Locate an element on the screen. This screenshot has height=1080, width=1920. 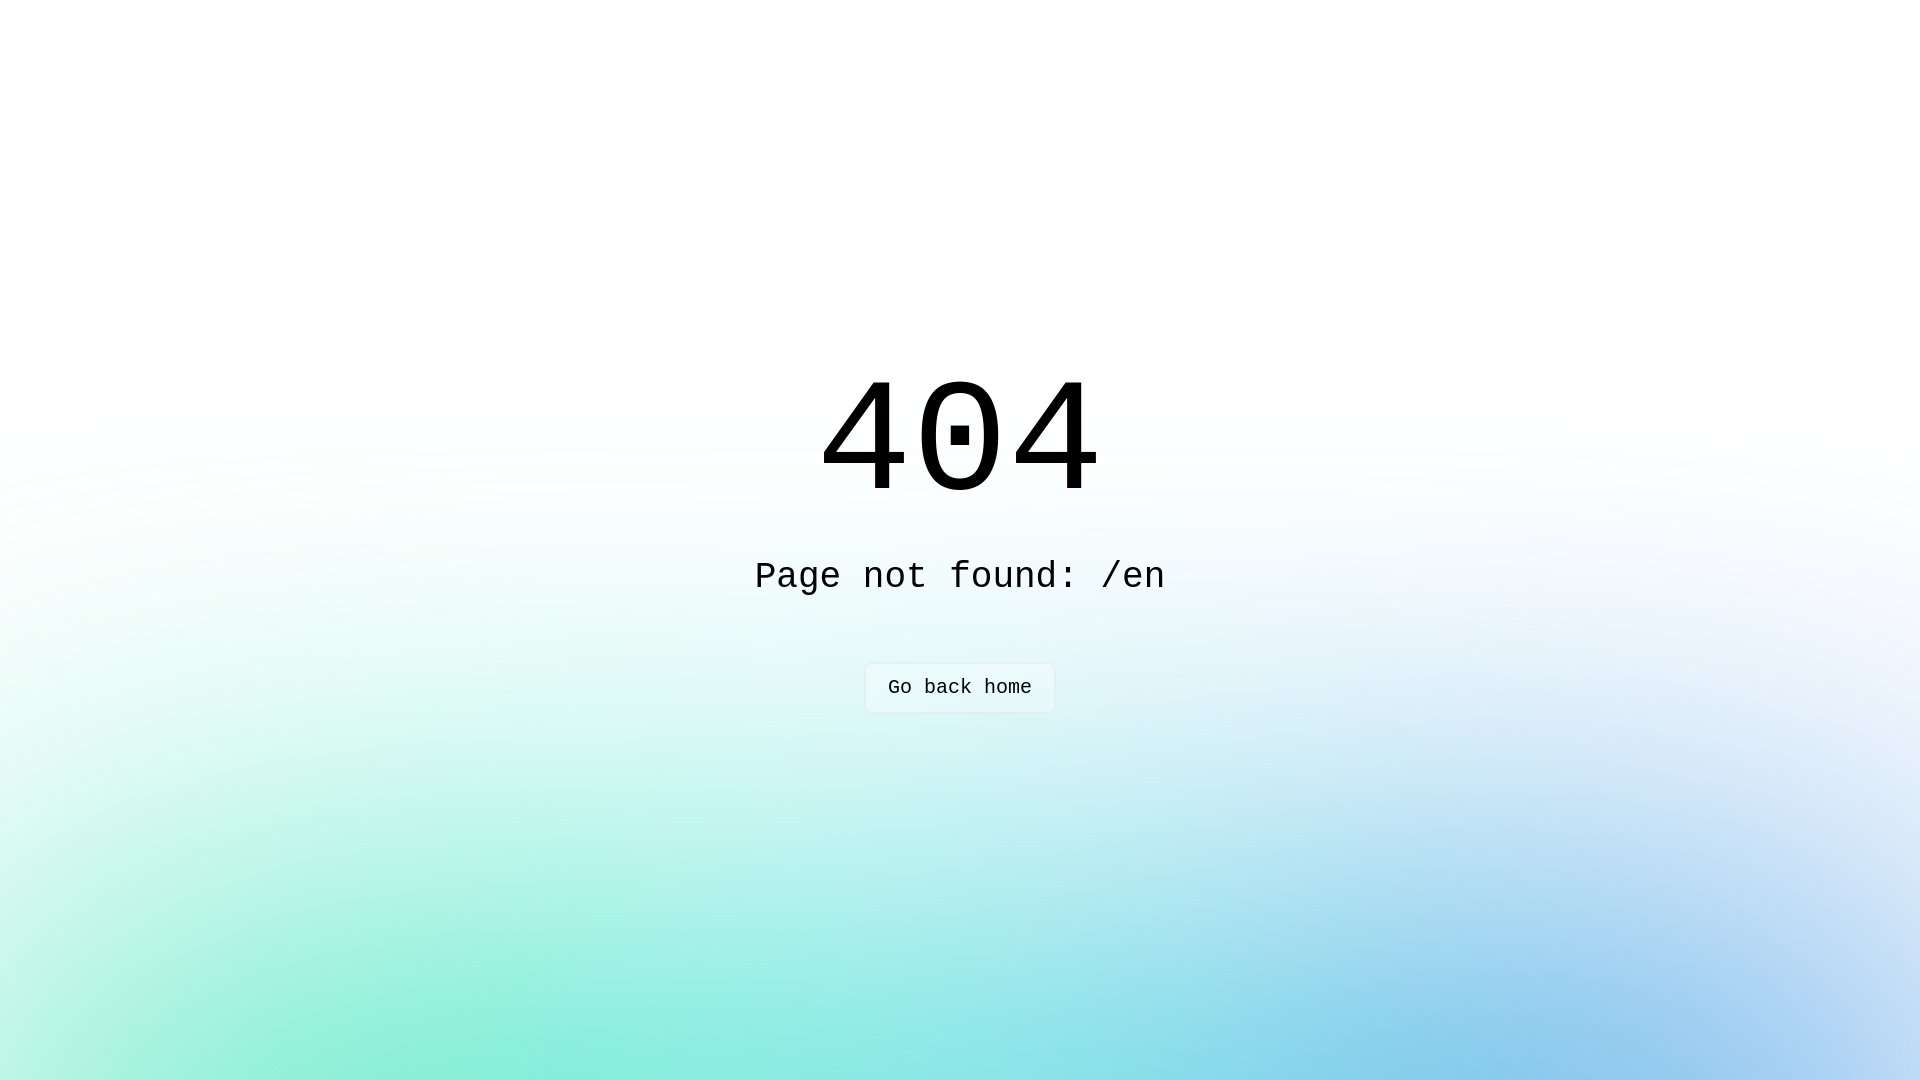
'Go back home' is located at coordinates (960, 686).